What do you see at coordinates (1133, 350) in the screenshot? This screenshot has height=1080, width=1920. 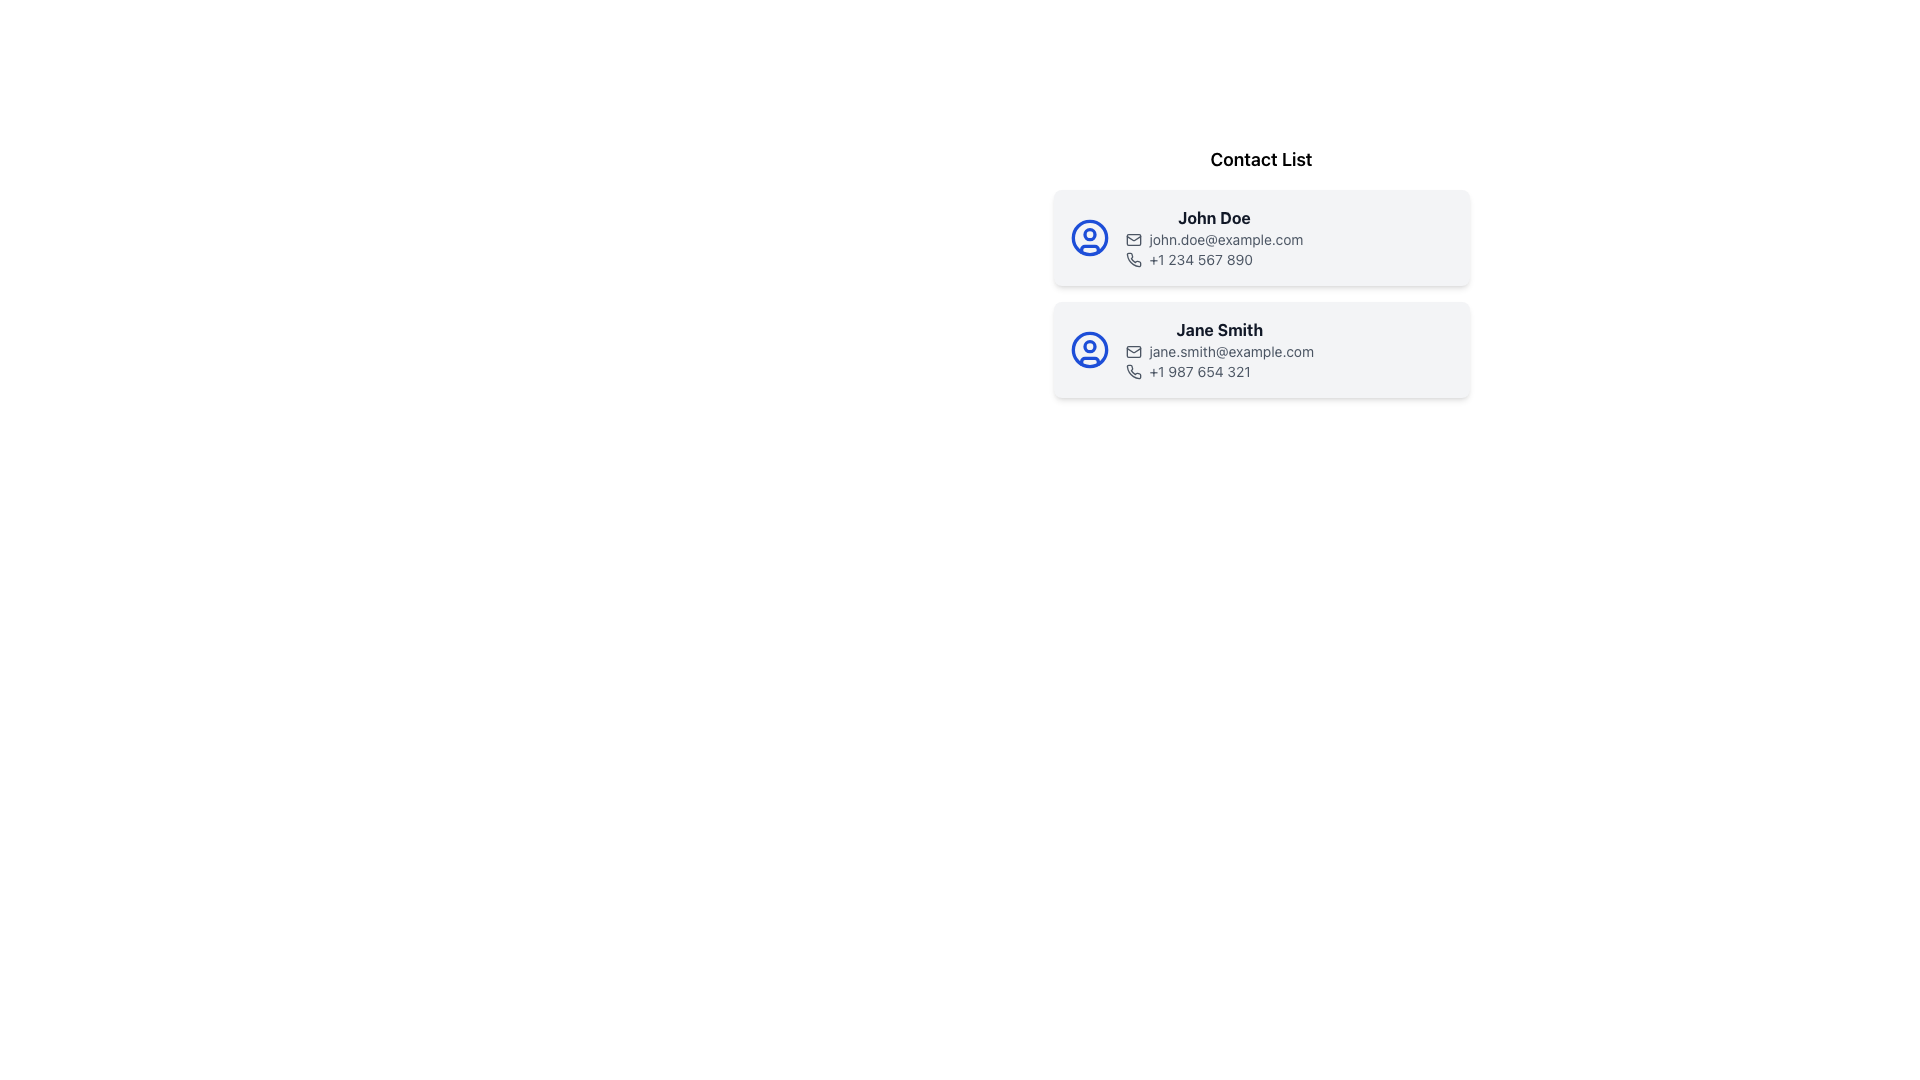 I see `the decorative SVG shape representing the body of the envelope icon in Jane Smith's contact card, located to the left of the email text 'jane.smith@example.com'` at bounding box center [1133, 350].